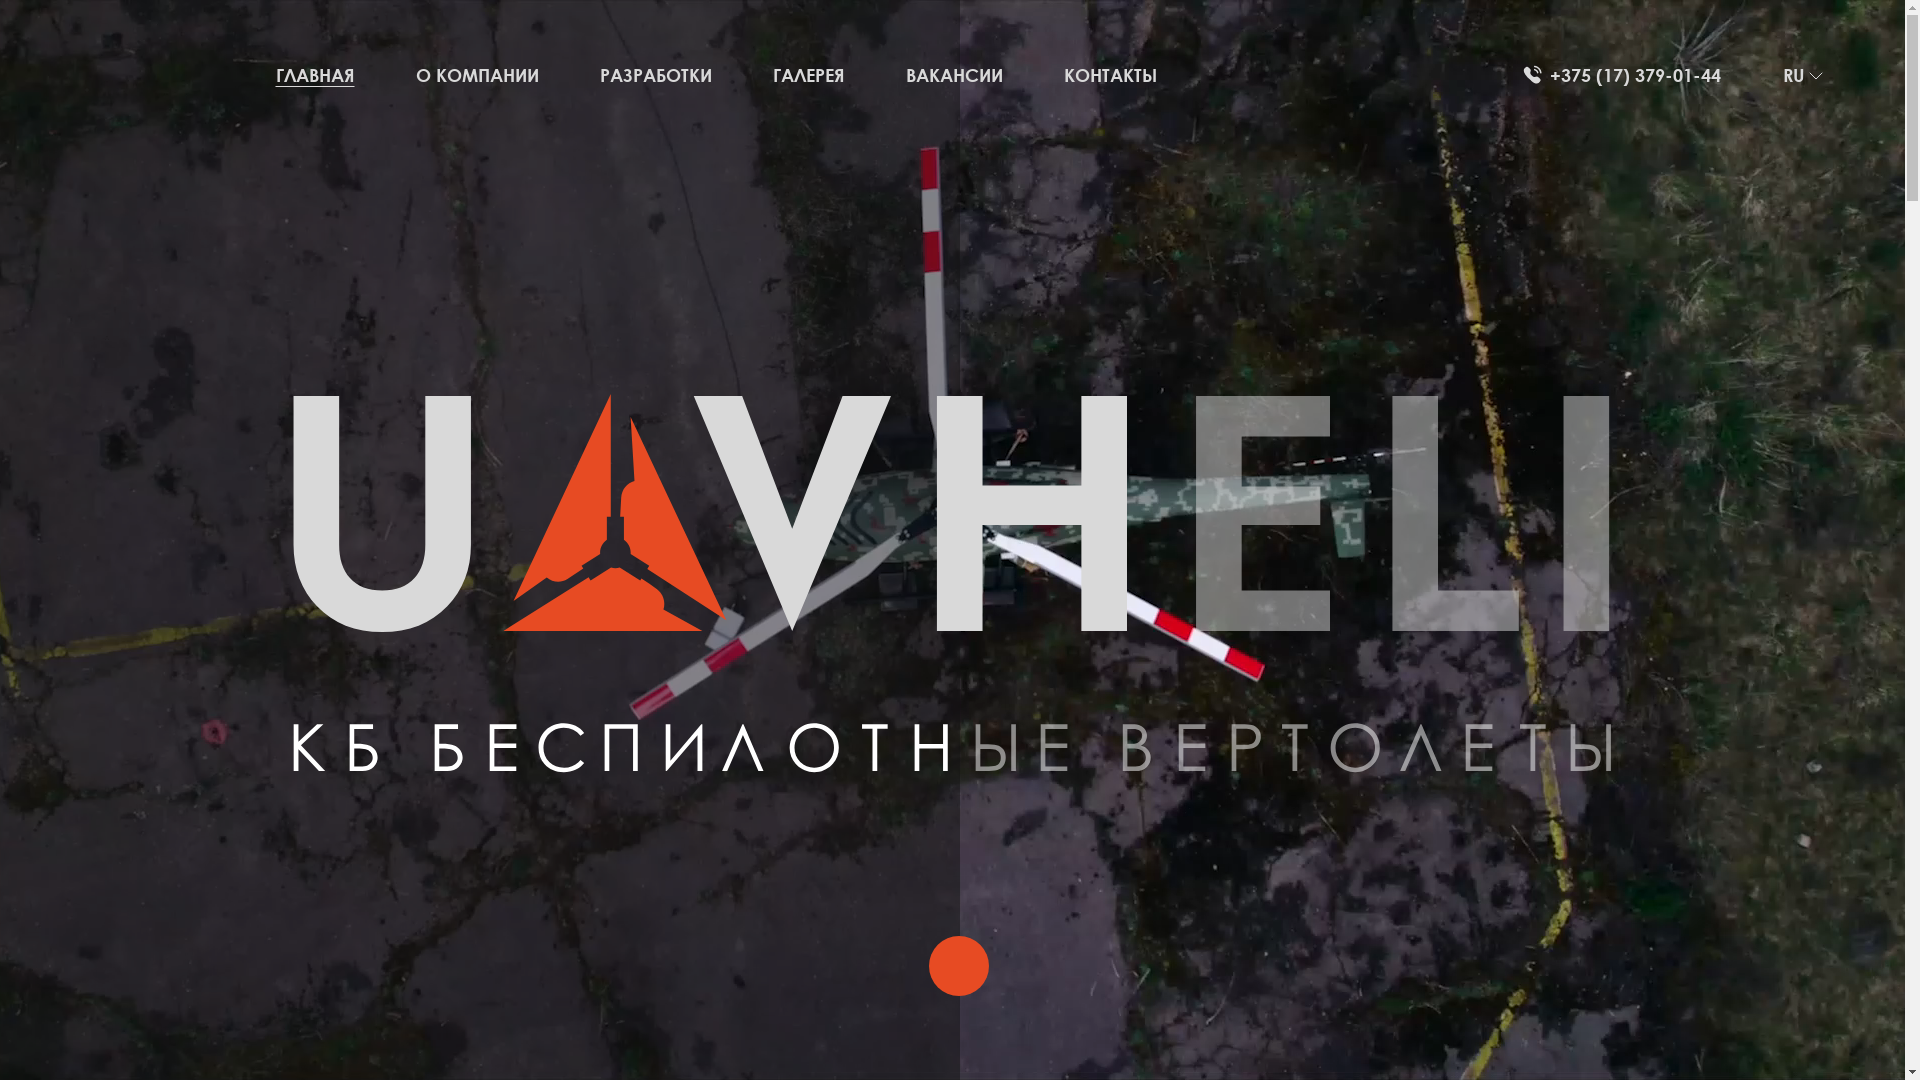 The height and width of the screenshot is (1080, 1920). What do you see at coordinates (1622, 75) in the screenshot?
I see `'+375 (17) 379-01-44'` at bounding box center [1622, 75].